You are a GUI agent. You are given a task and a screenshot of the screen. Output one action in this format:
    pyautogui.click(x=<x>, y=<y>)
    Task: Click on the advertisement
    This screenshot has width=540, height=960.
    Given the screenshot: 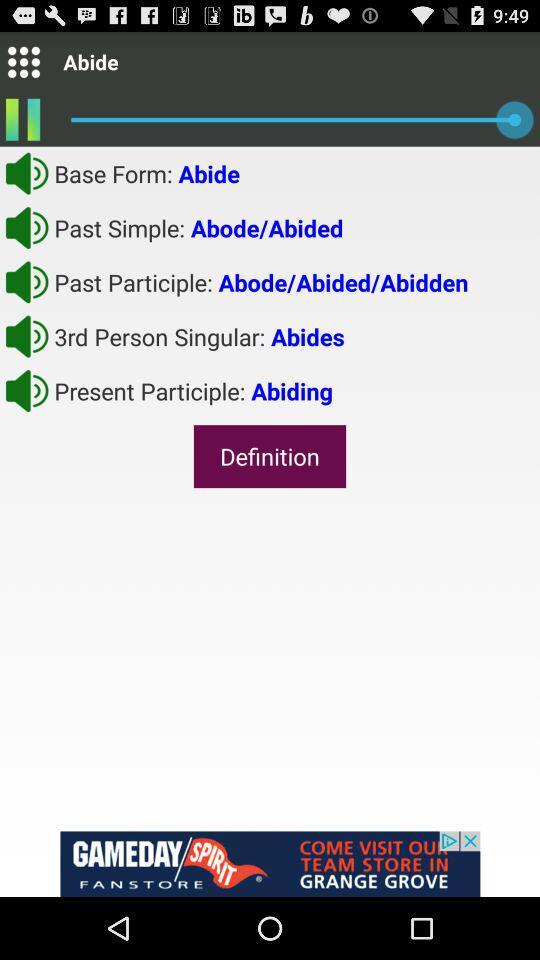 What is the action you would take?
    pyautogui.click(x=270, y=863)
    